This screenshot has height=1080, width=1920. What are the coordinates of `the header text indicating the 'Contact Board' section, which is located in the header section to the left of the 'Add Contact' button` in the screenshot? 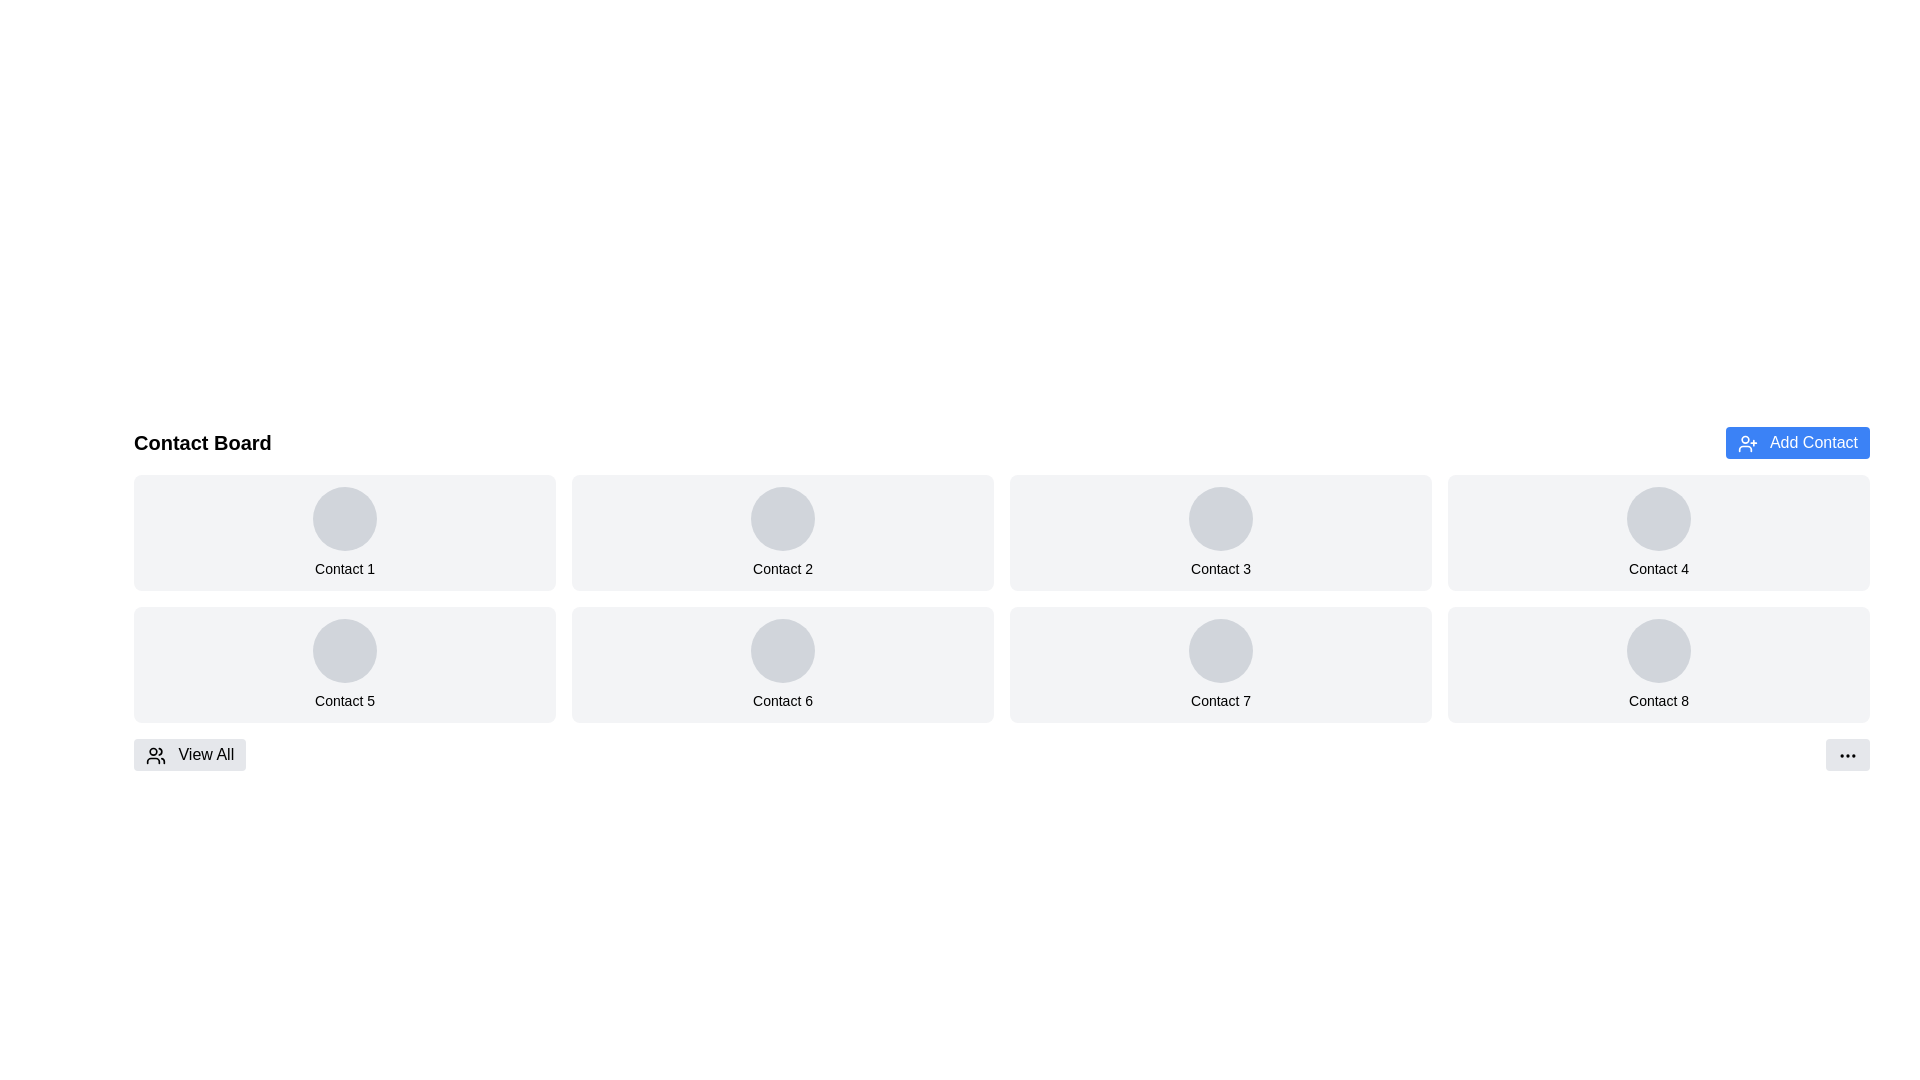 It's located at (202, 442).